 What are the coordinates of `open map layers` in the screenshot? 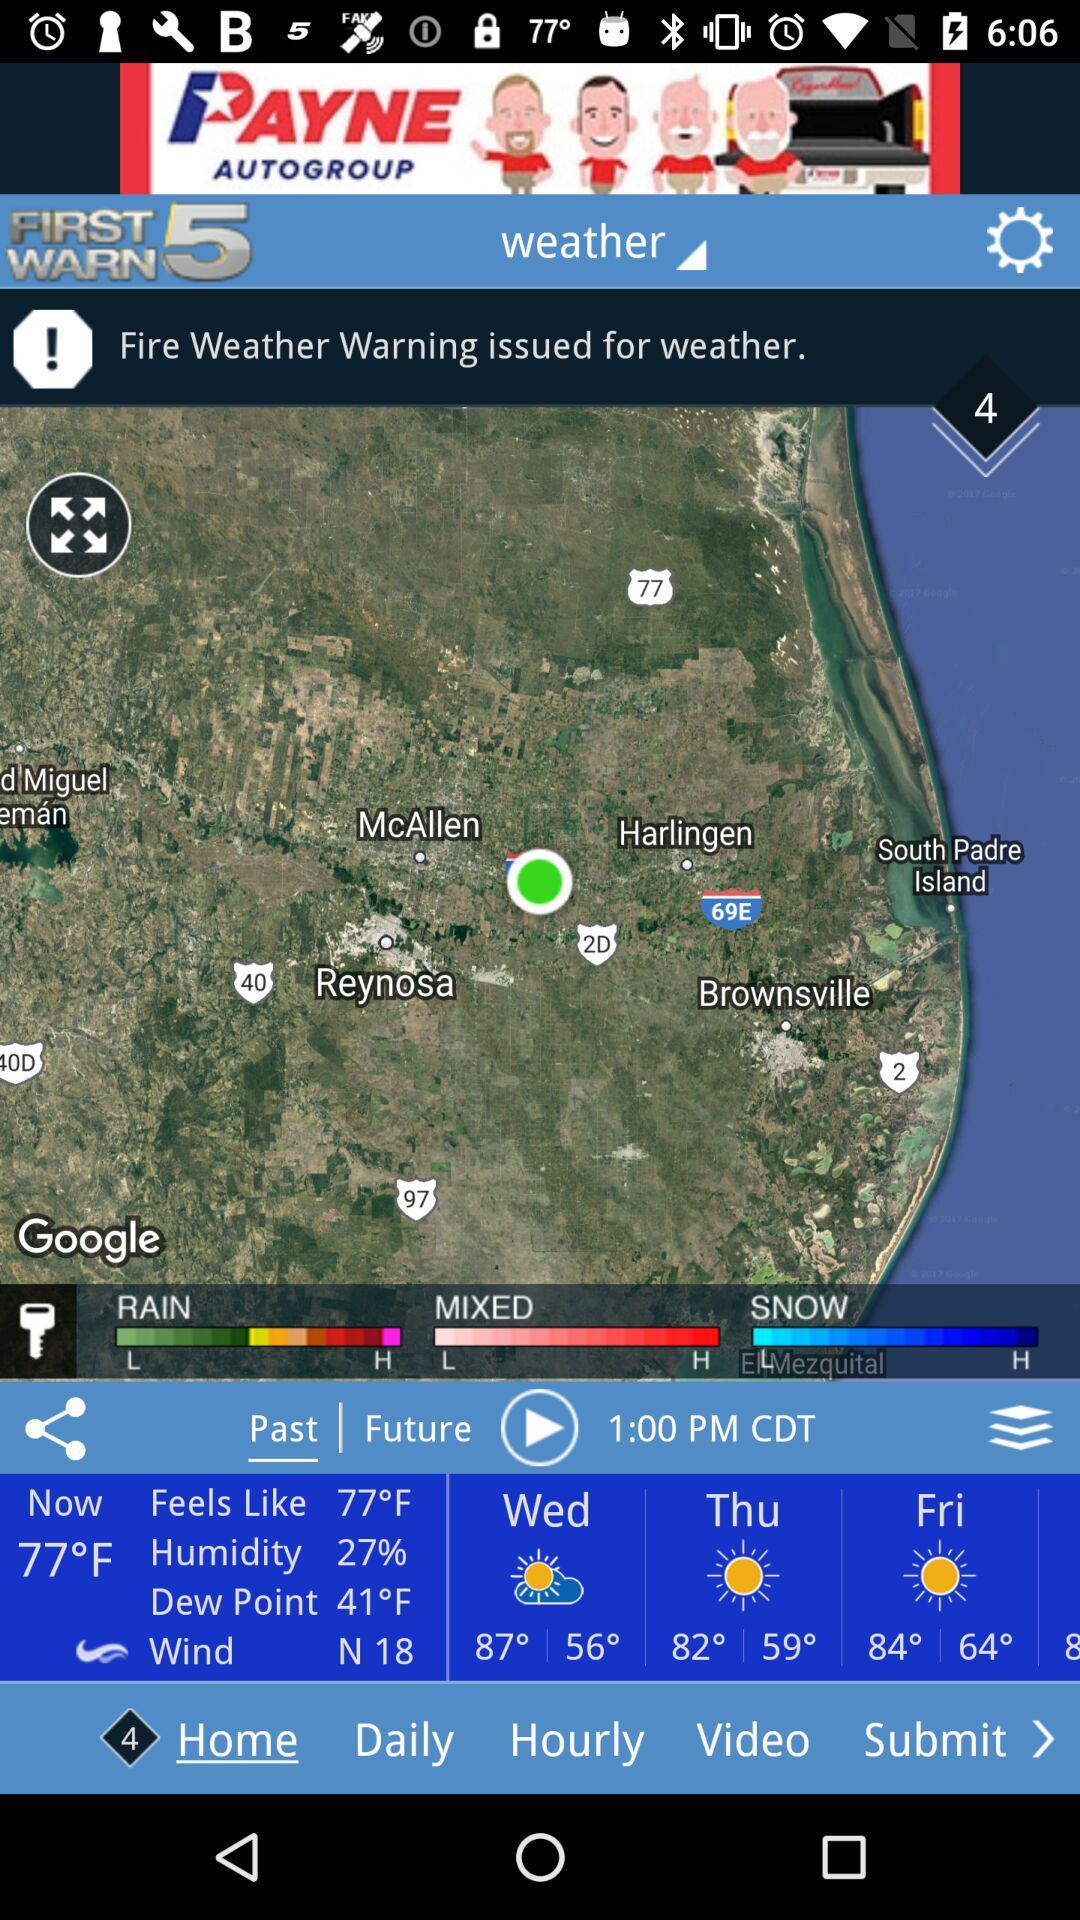 It's located at (1020, 1426).